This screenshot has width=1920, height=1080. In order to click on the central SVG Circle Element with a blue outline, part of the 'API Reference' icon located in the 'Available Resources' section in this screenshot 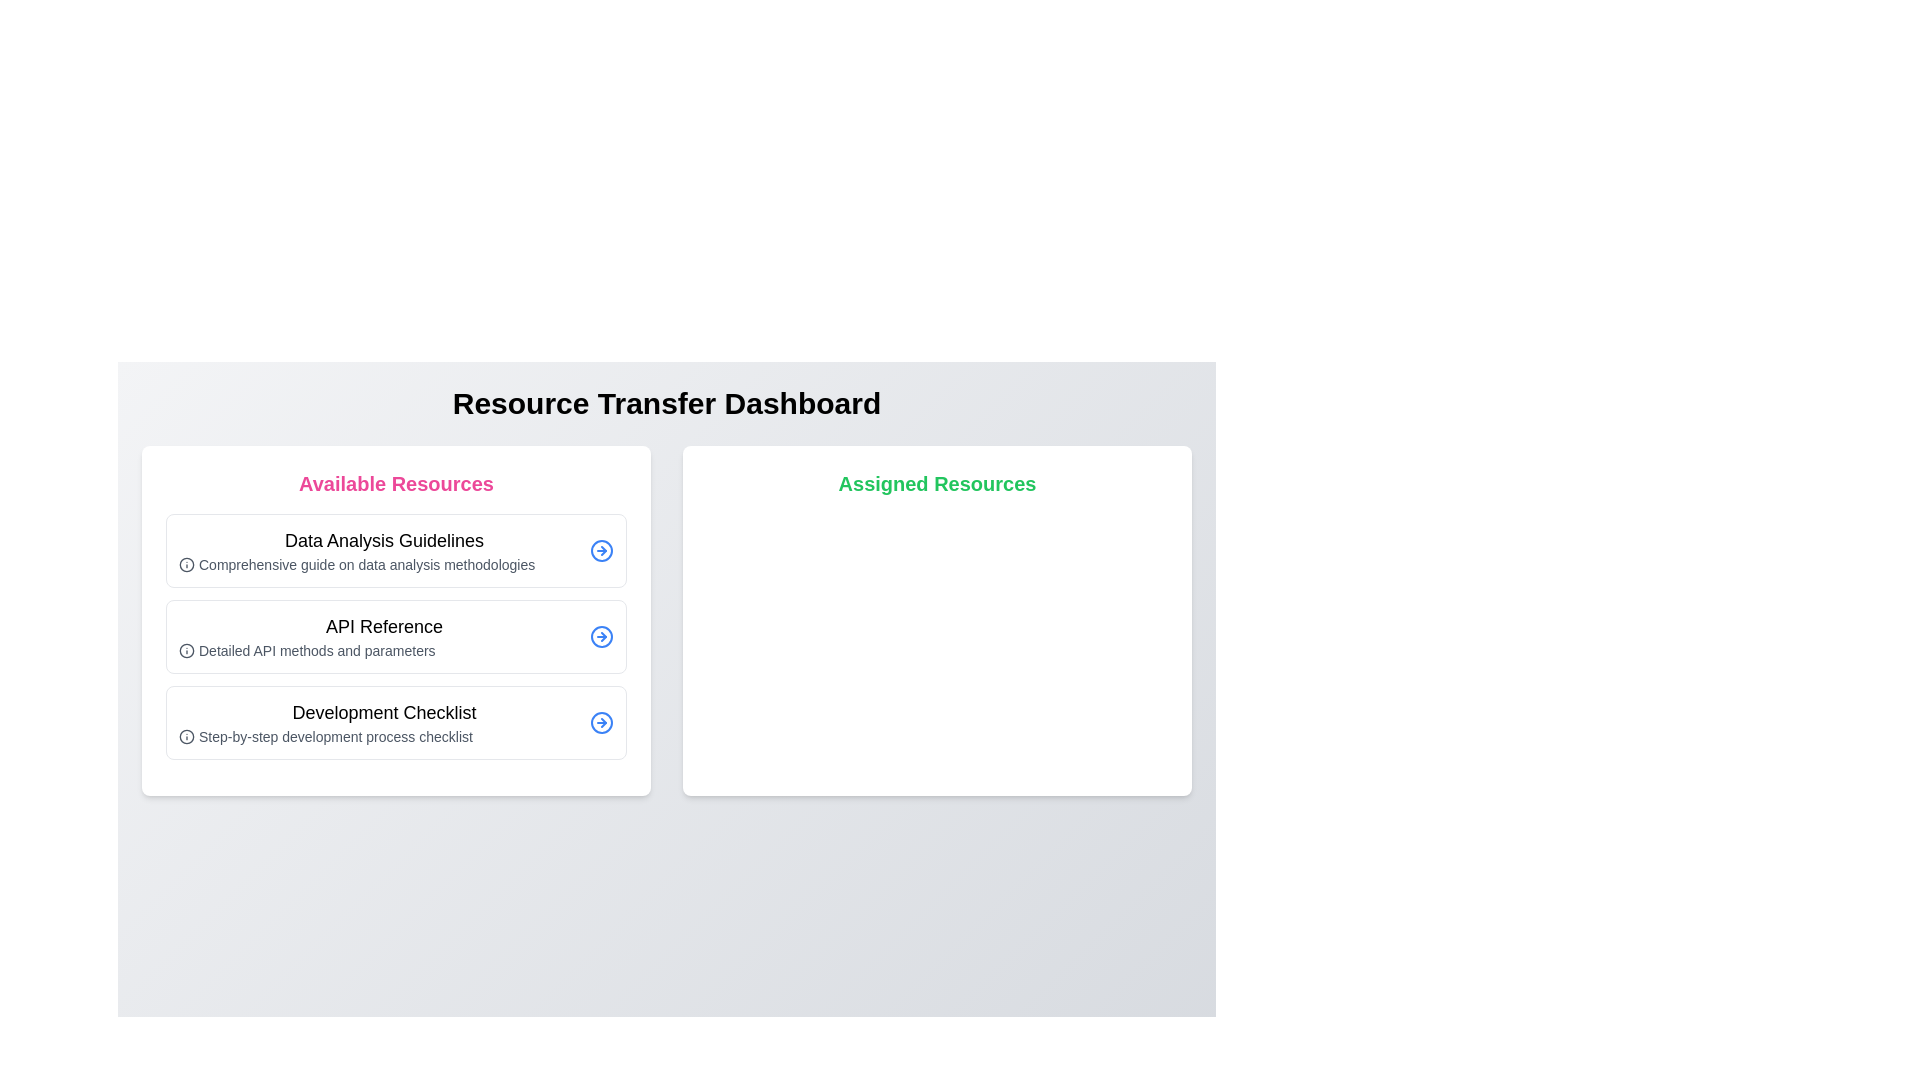, I will do `click(600, 636)`.